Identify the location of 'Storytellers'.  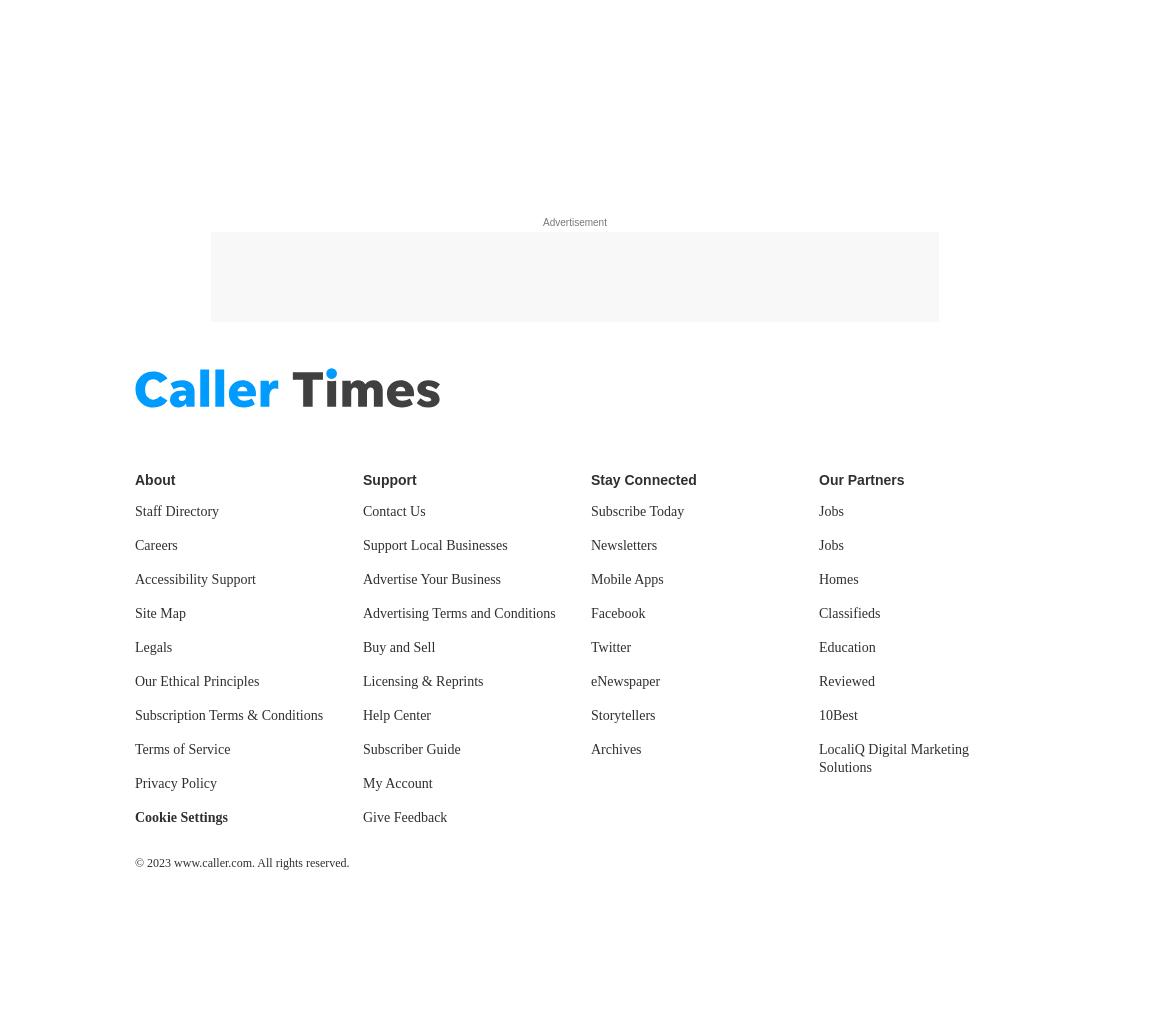
(589, 714).